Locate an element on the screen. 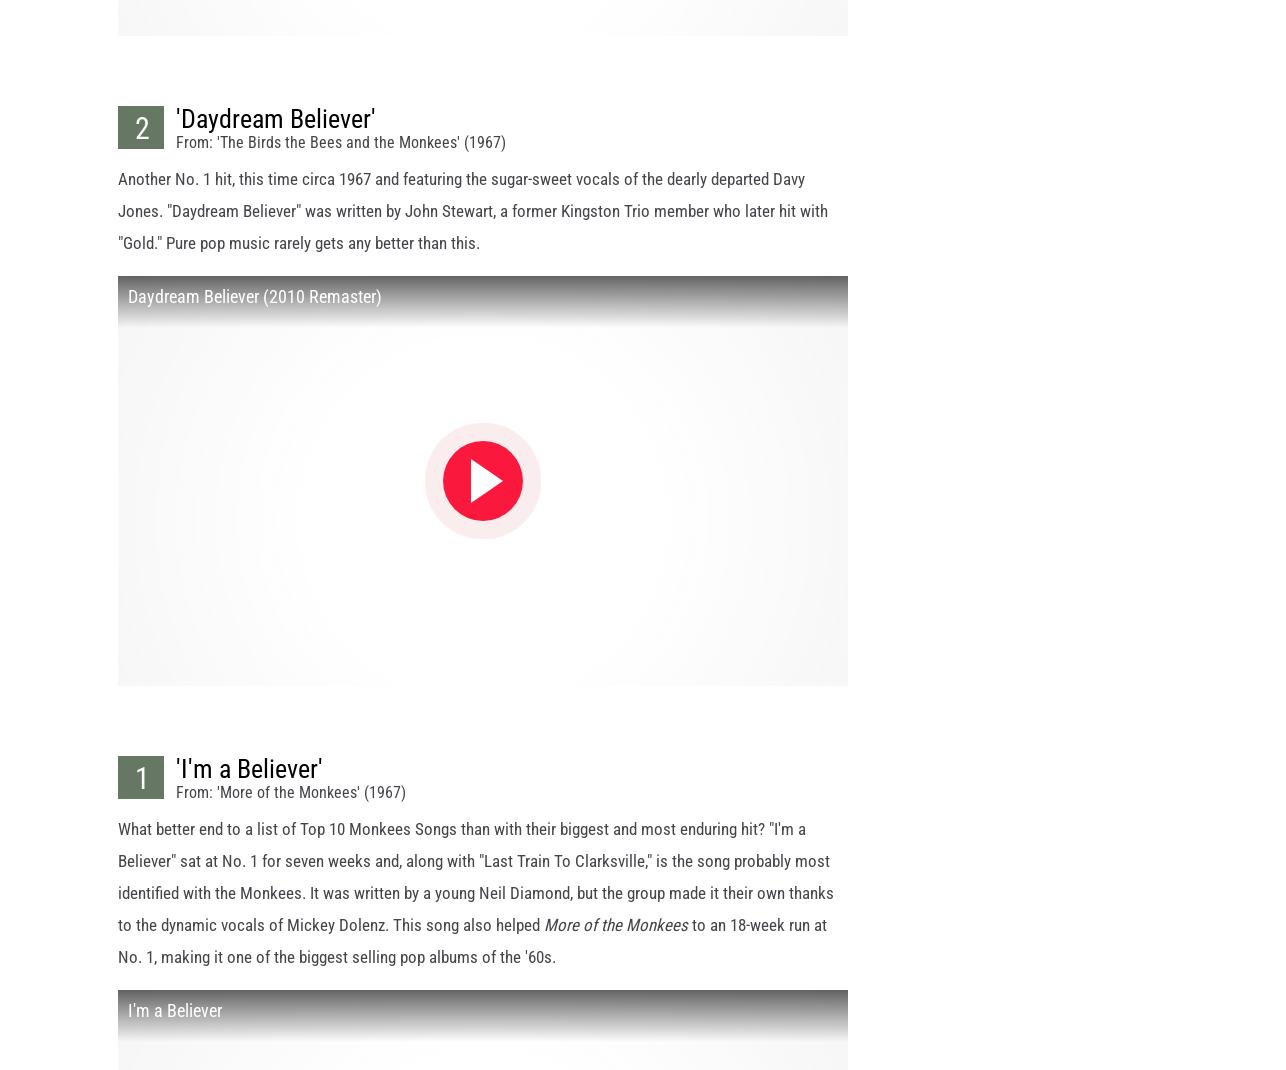 This screenshot has height=1070, width=1286. 'I'm a Believer' is located at coordinates (175, 1028).